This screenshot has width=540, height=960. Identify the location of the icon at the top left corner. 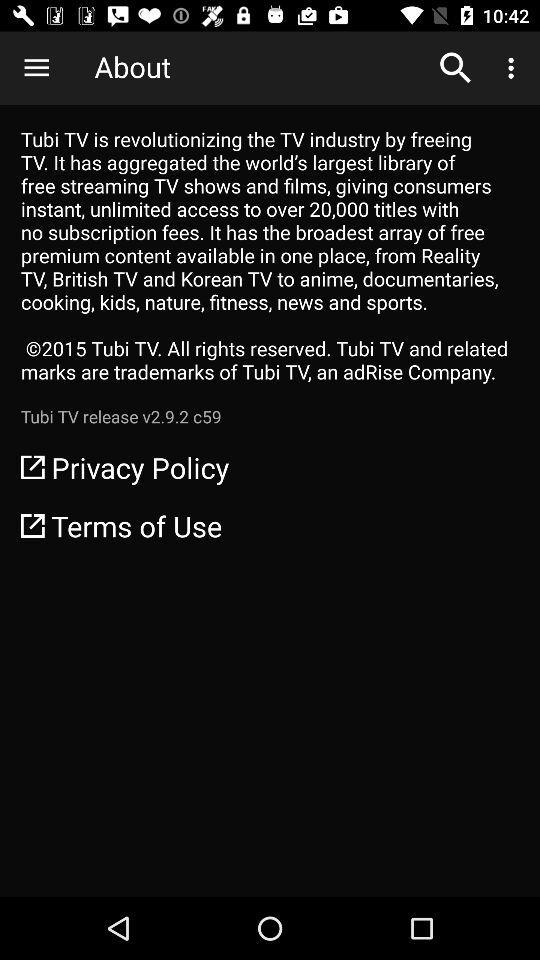
(36, 68).